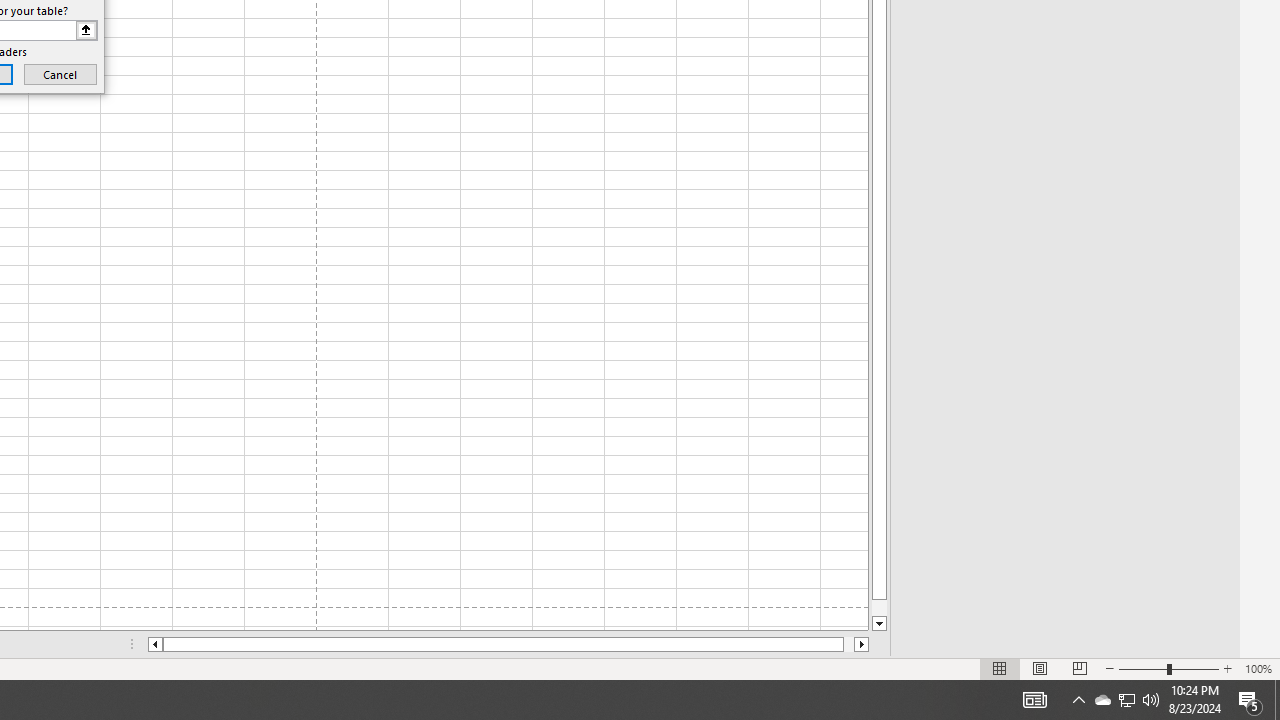 This screenshot has width=1280, height=720. I want to click on 'Zoom Out', so click(1143, 669).